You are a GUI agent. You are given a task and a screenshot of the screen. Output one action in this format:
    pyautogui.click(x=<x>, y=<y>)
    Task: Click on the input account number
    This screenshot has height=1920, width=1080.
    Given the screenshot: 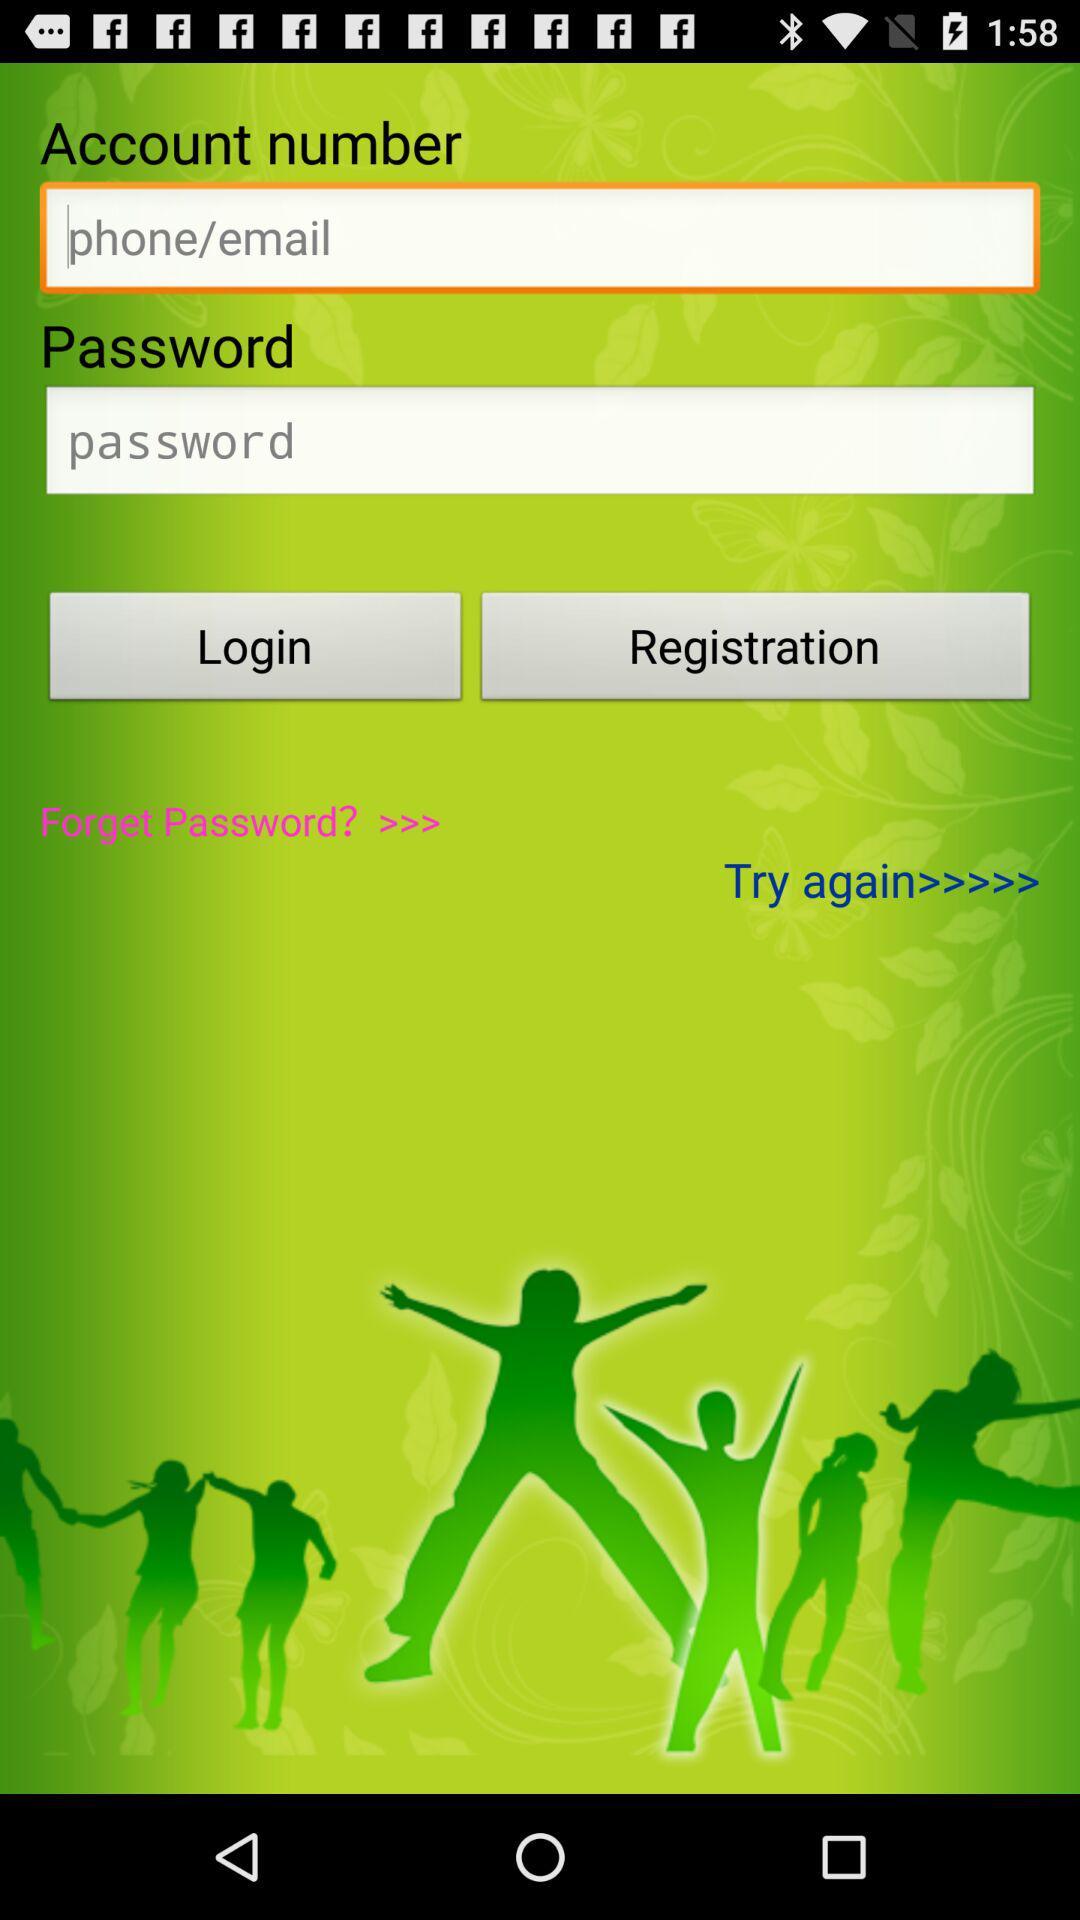 What is the action you would take?
    pyautogui.click(x=540, y=242)
    